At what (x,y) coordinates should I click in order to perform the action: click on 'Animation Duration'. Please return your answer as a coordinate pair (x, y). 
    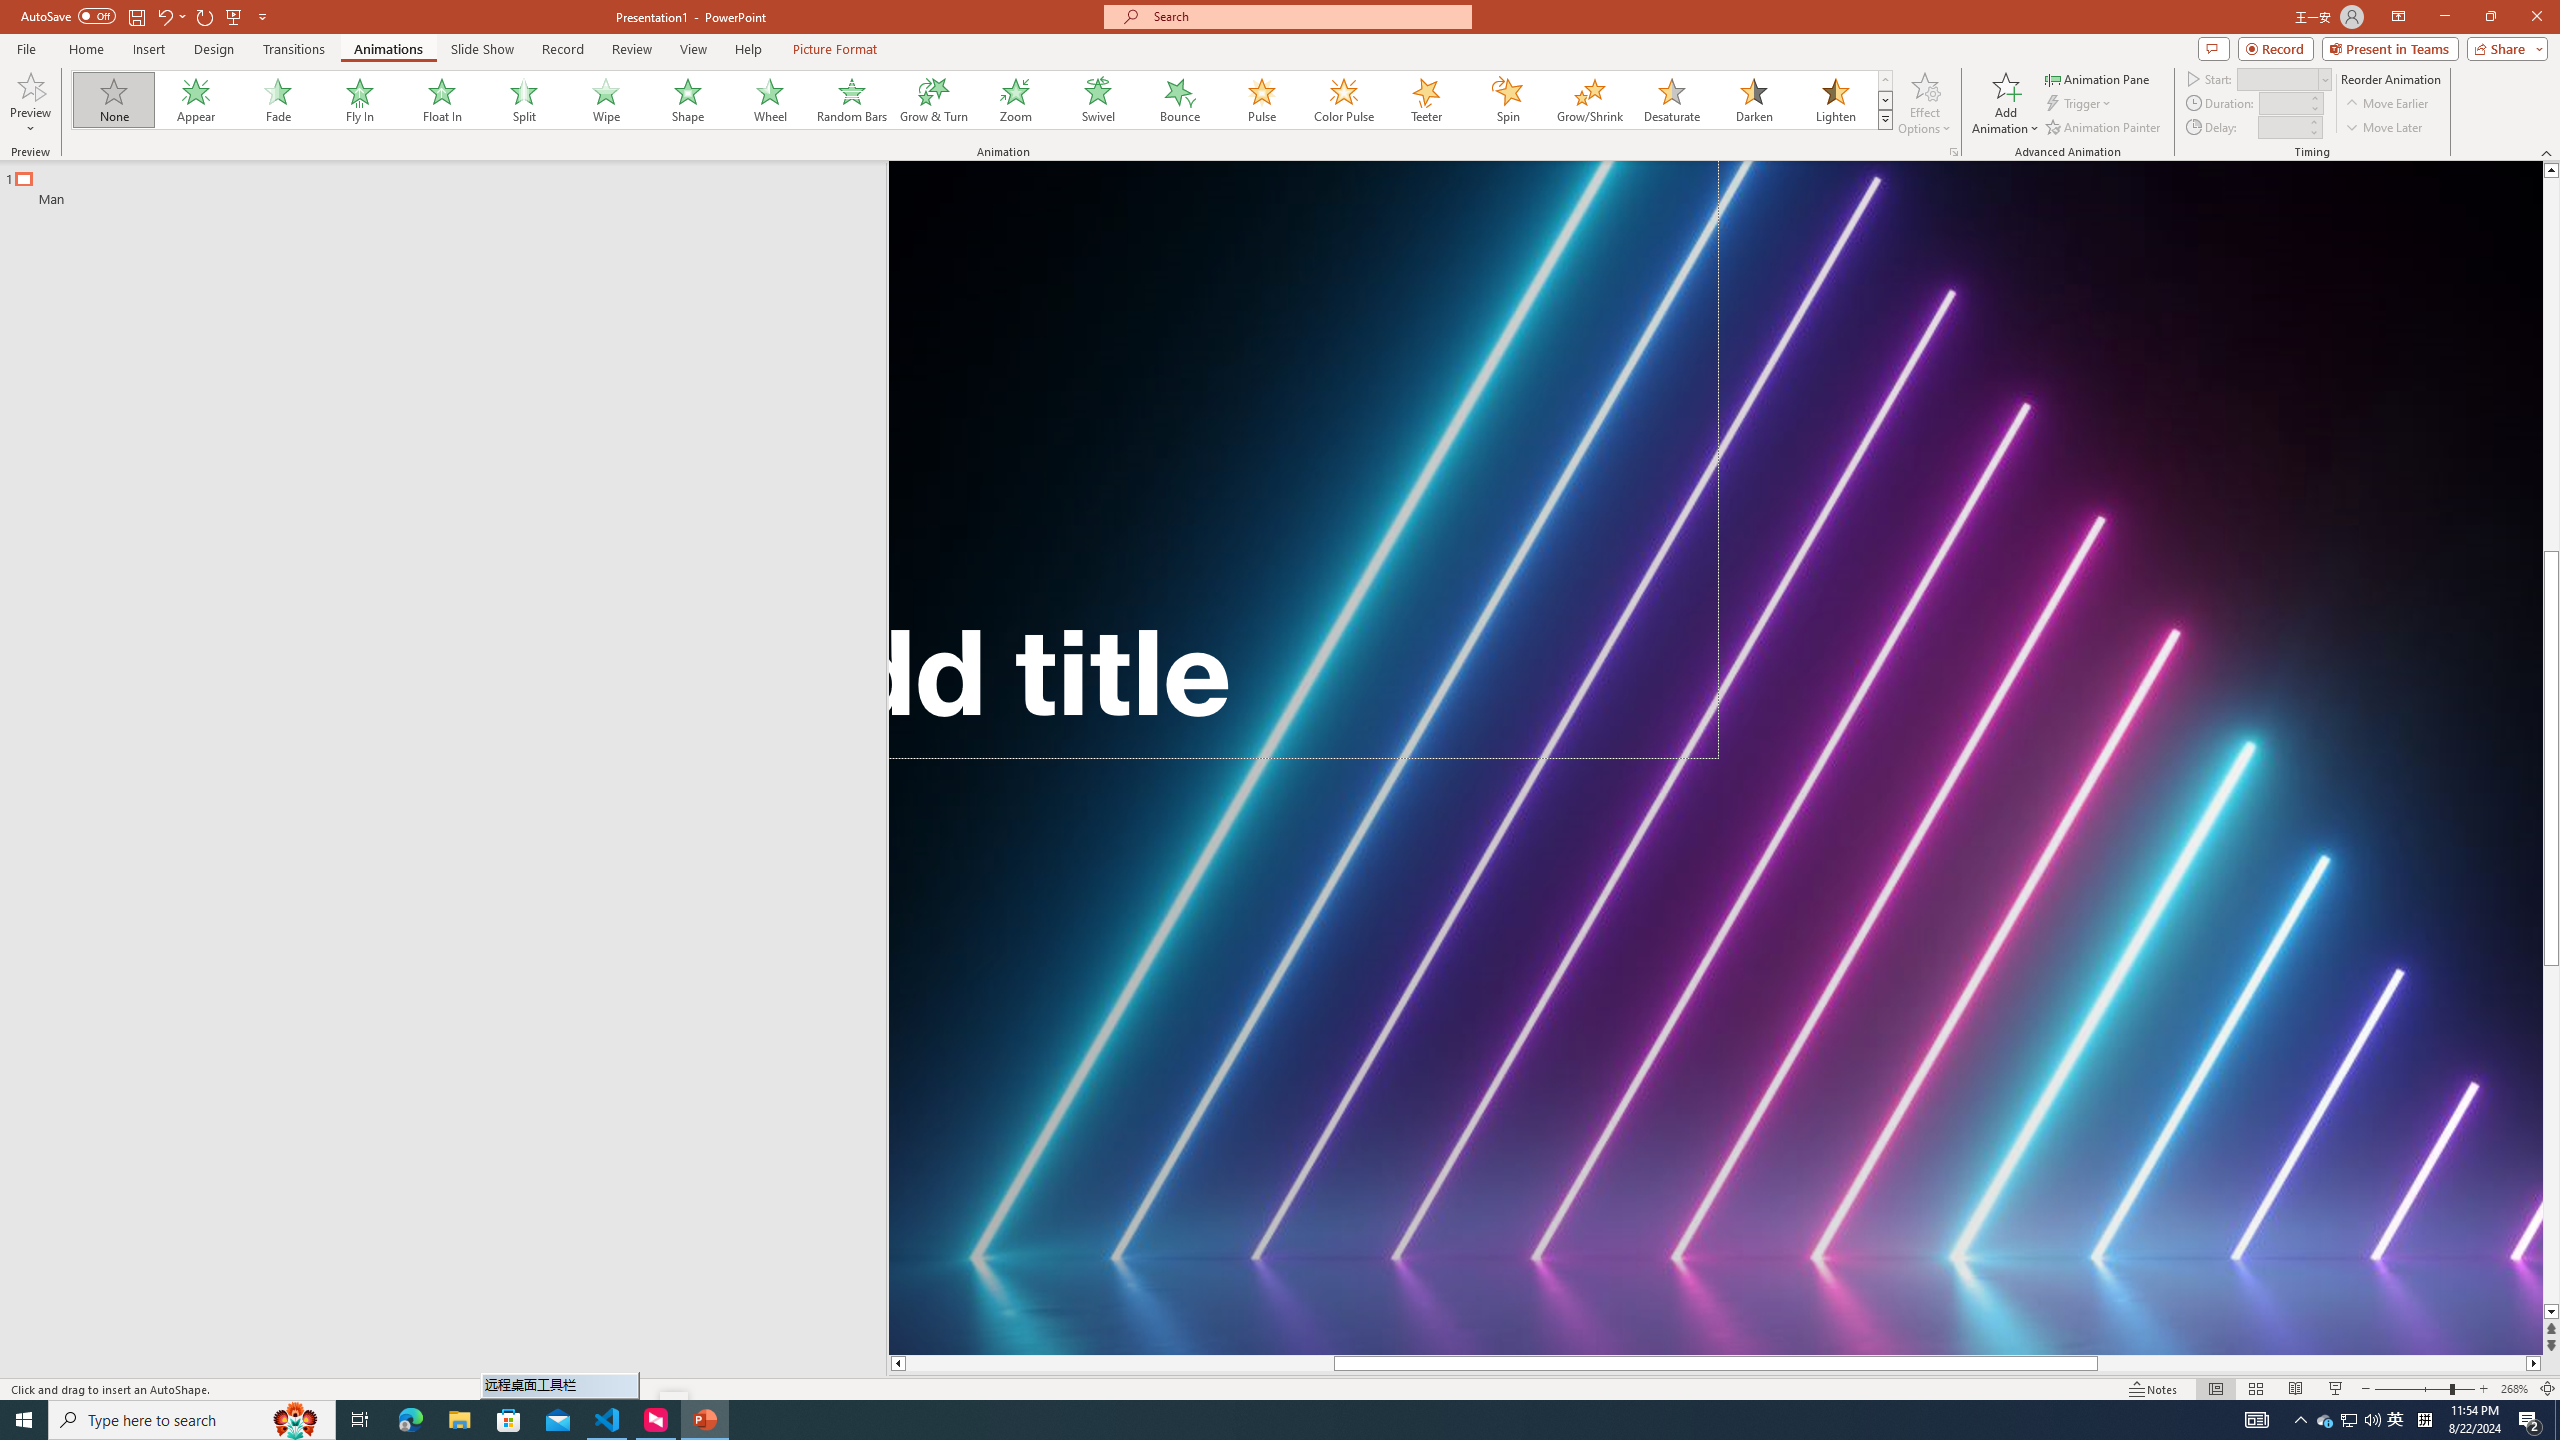
    Looking at the image, I should click on (2282, 102).